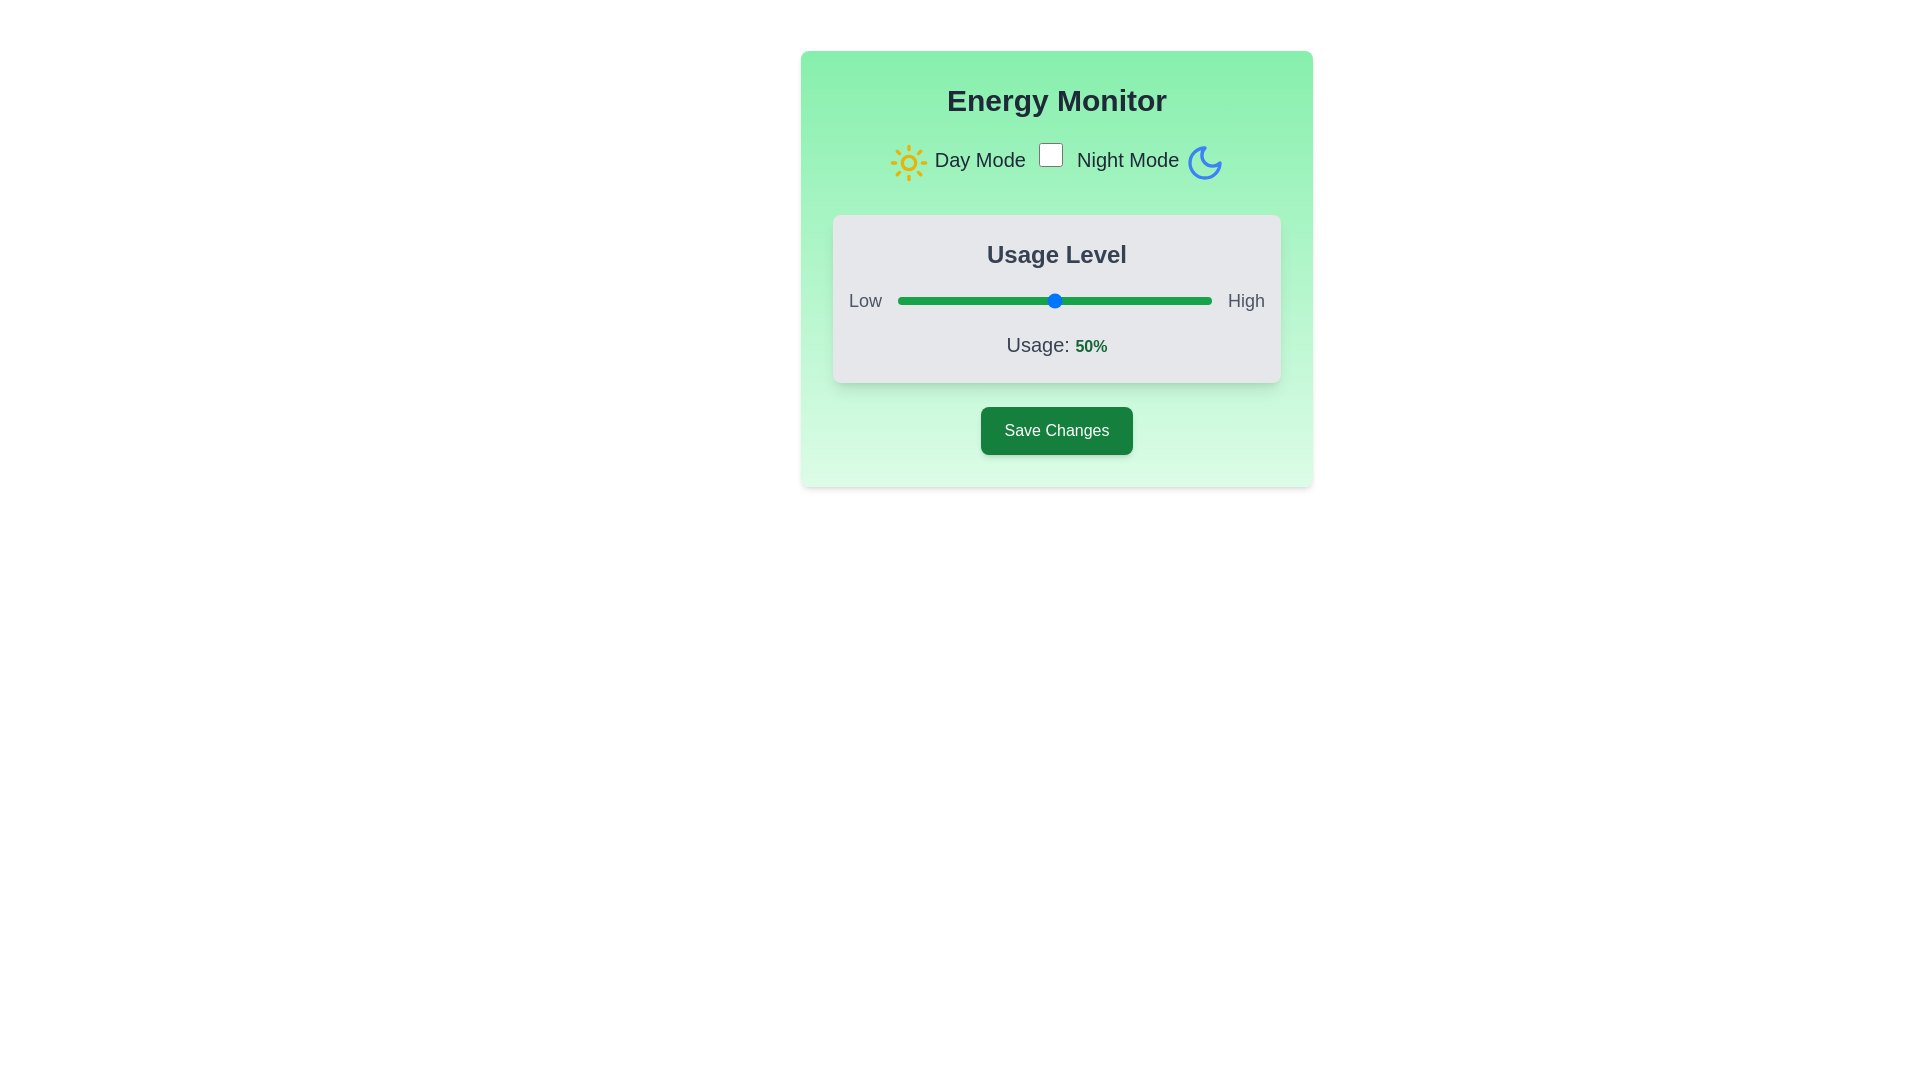 This screenshot has width=1920, height=1080. I want to click on the sun icon representing 'Day Mode', so click(908, 161).